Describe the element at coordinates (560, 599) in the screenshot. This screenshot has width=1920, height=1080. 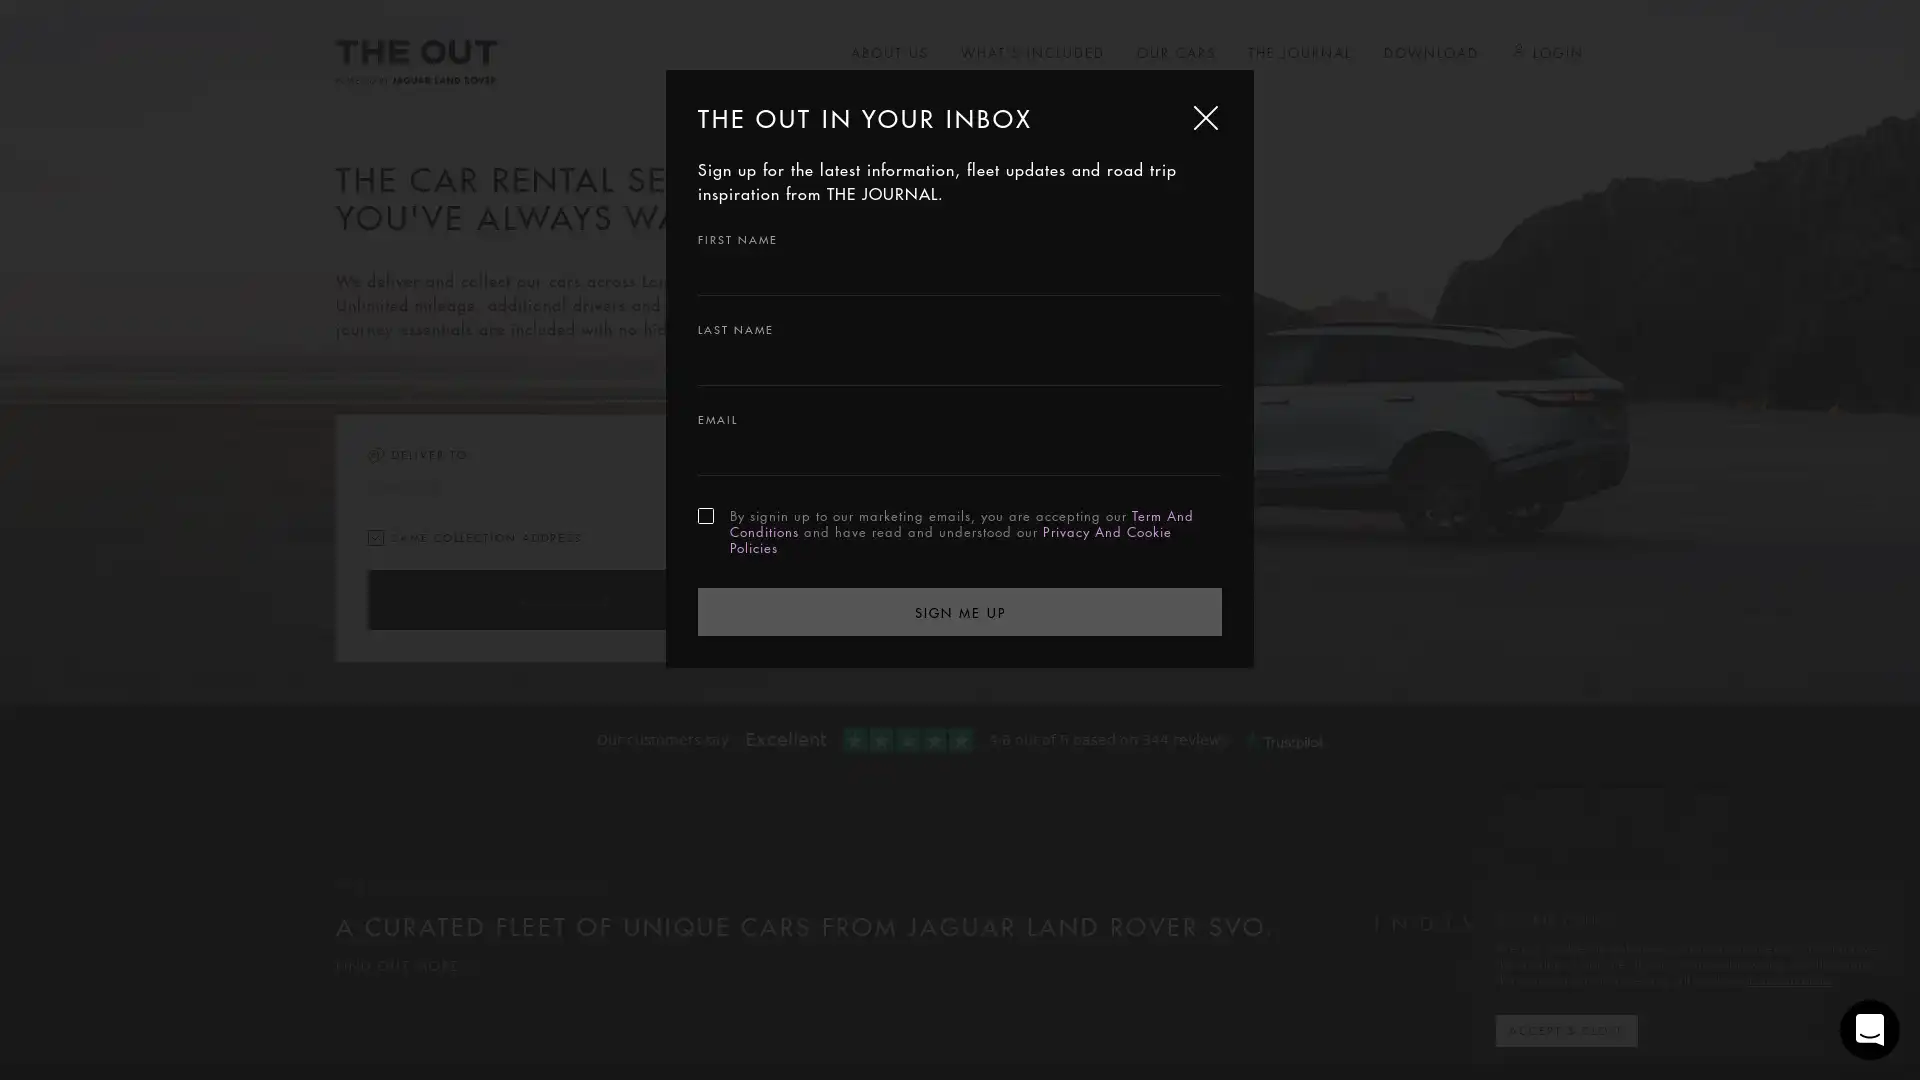
I see `CHOOSE CAR` at that location.